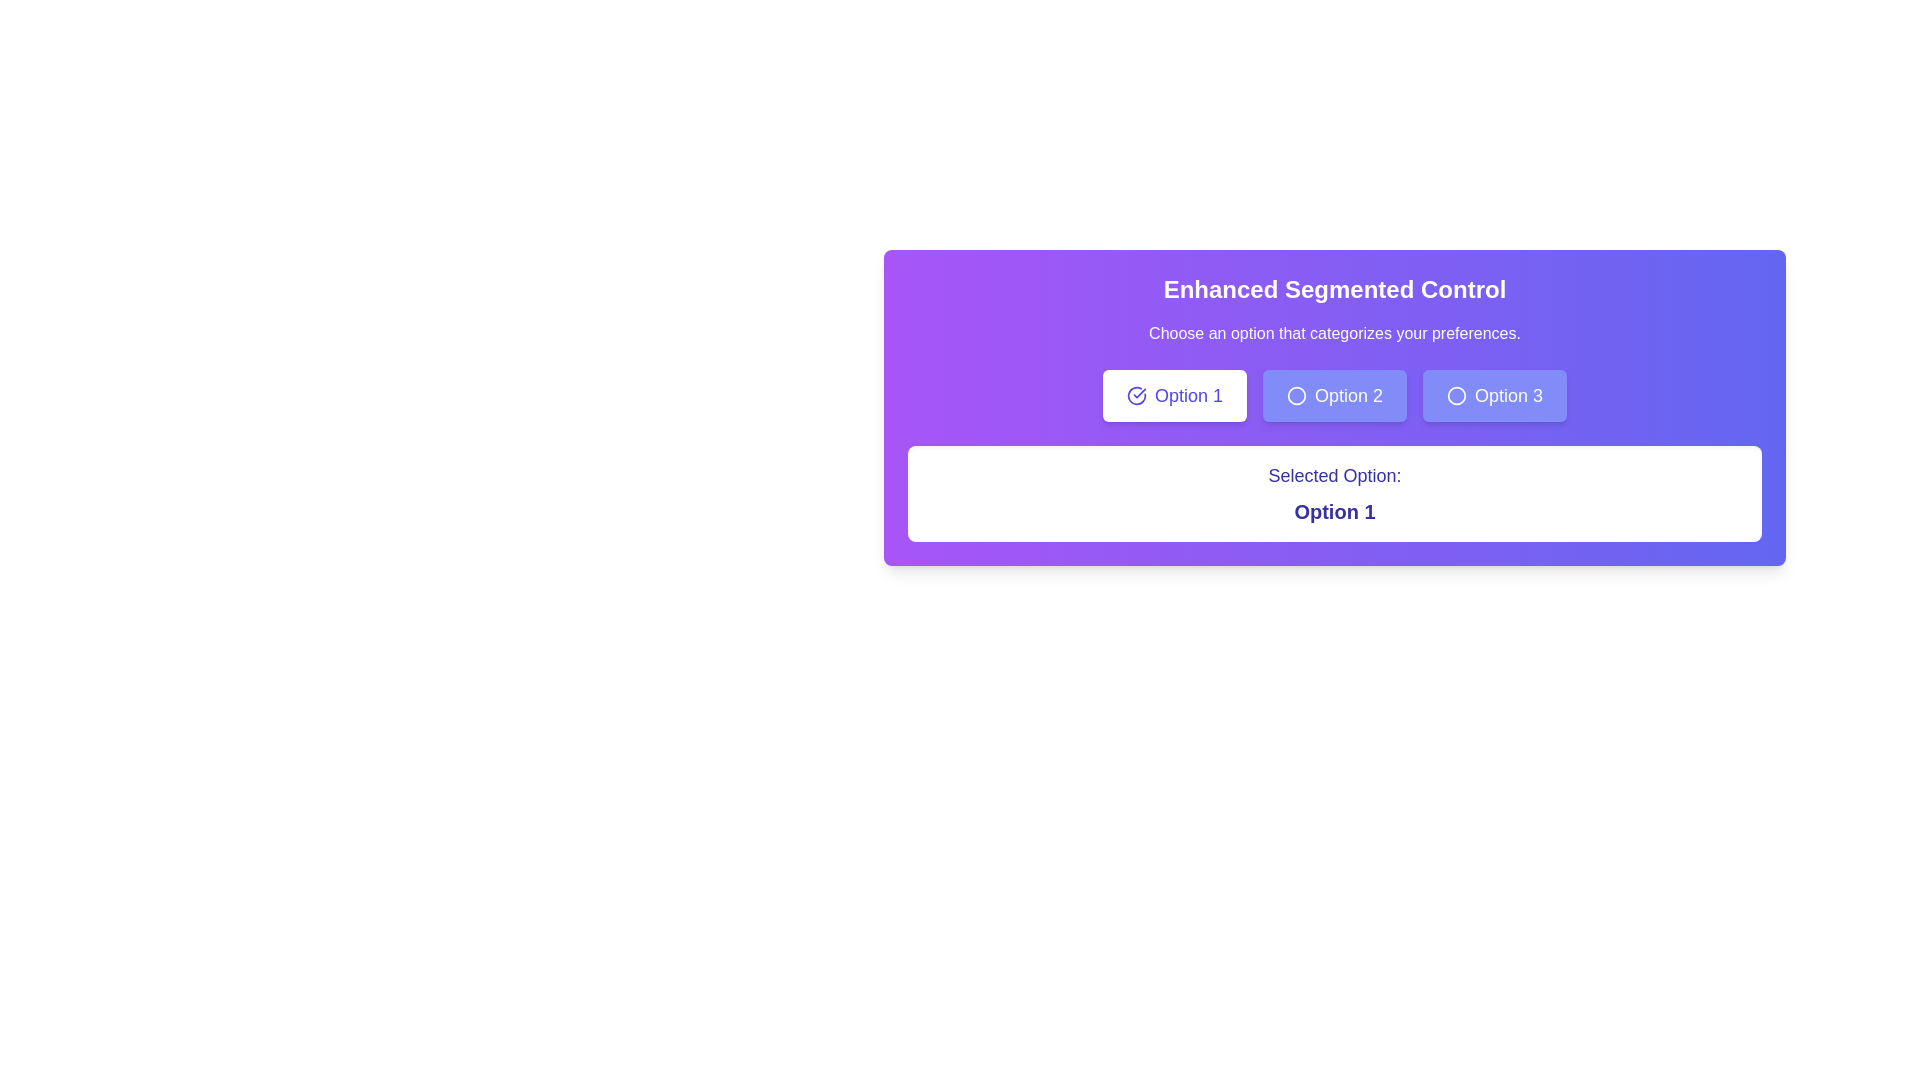 This screenshot has width=1920, height=1080. What do you see at coordinates (1136, 396) in the screenshot?
I see `the selected state indicator icon located to the left of the text label 'Option 1' in the first option button of the segmented control group` at bounding box center [1136, 396].